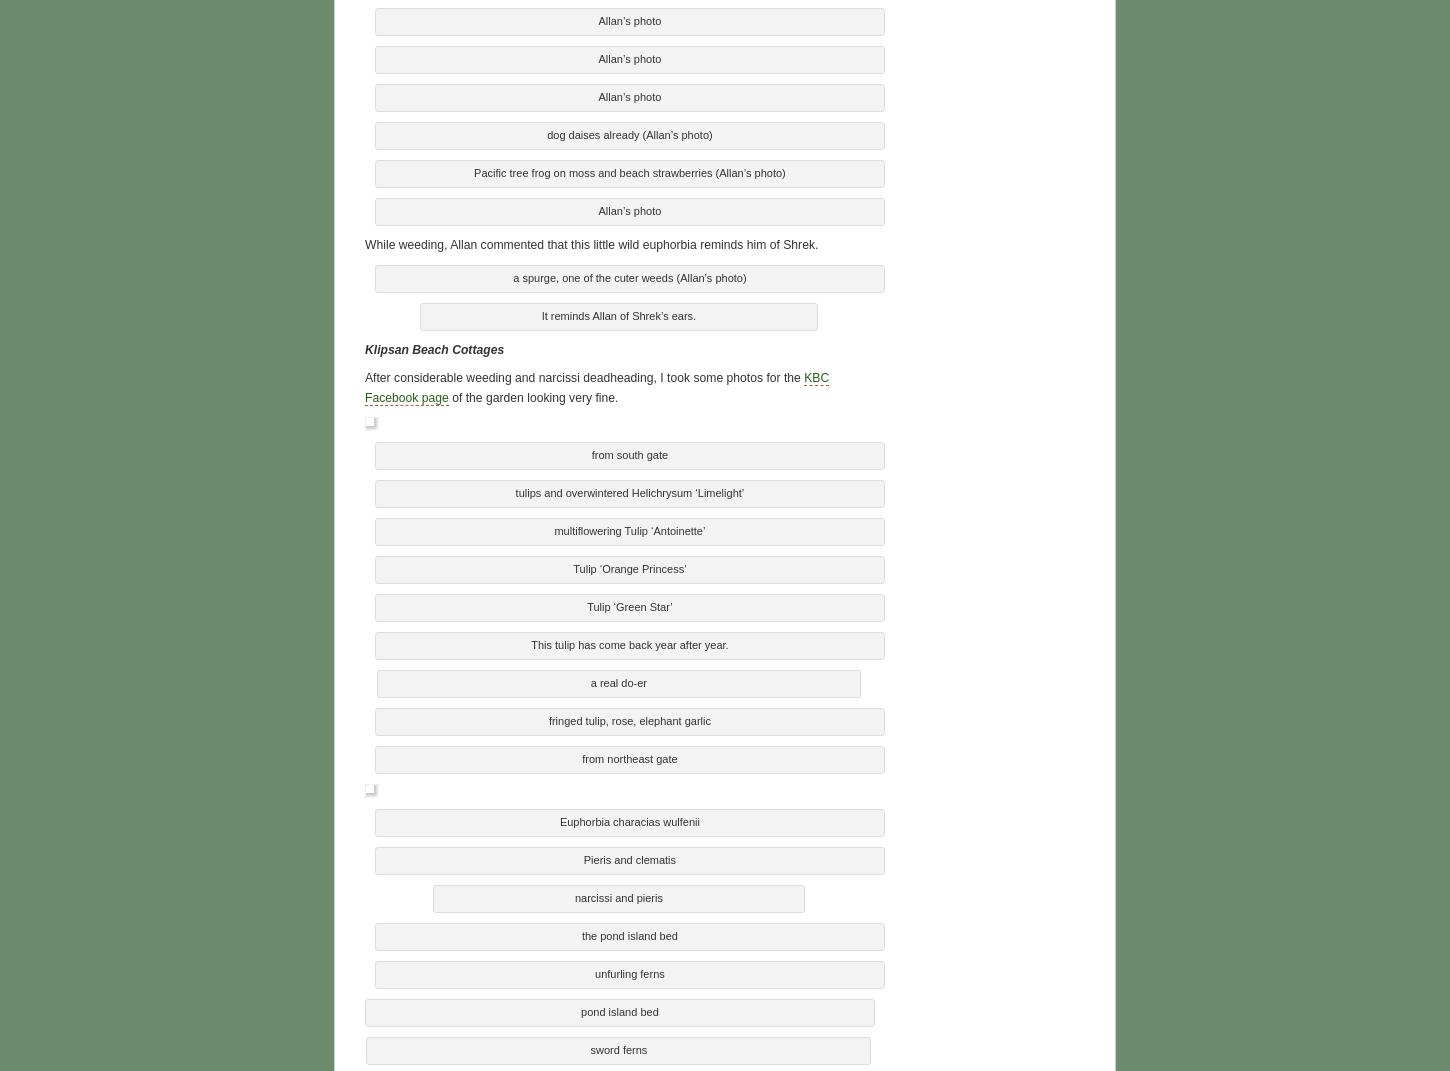 The height and width of the screenshot is (1071, 1450). What do you see at coordinates (628, 969) in the screenshot?
I see `'unfurling ferns'` at bounding box center [628, 969].